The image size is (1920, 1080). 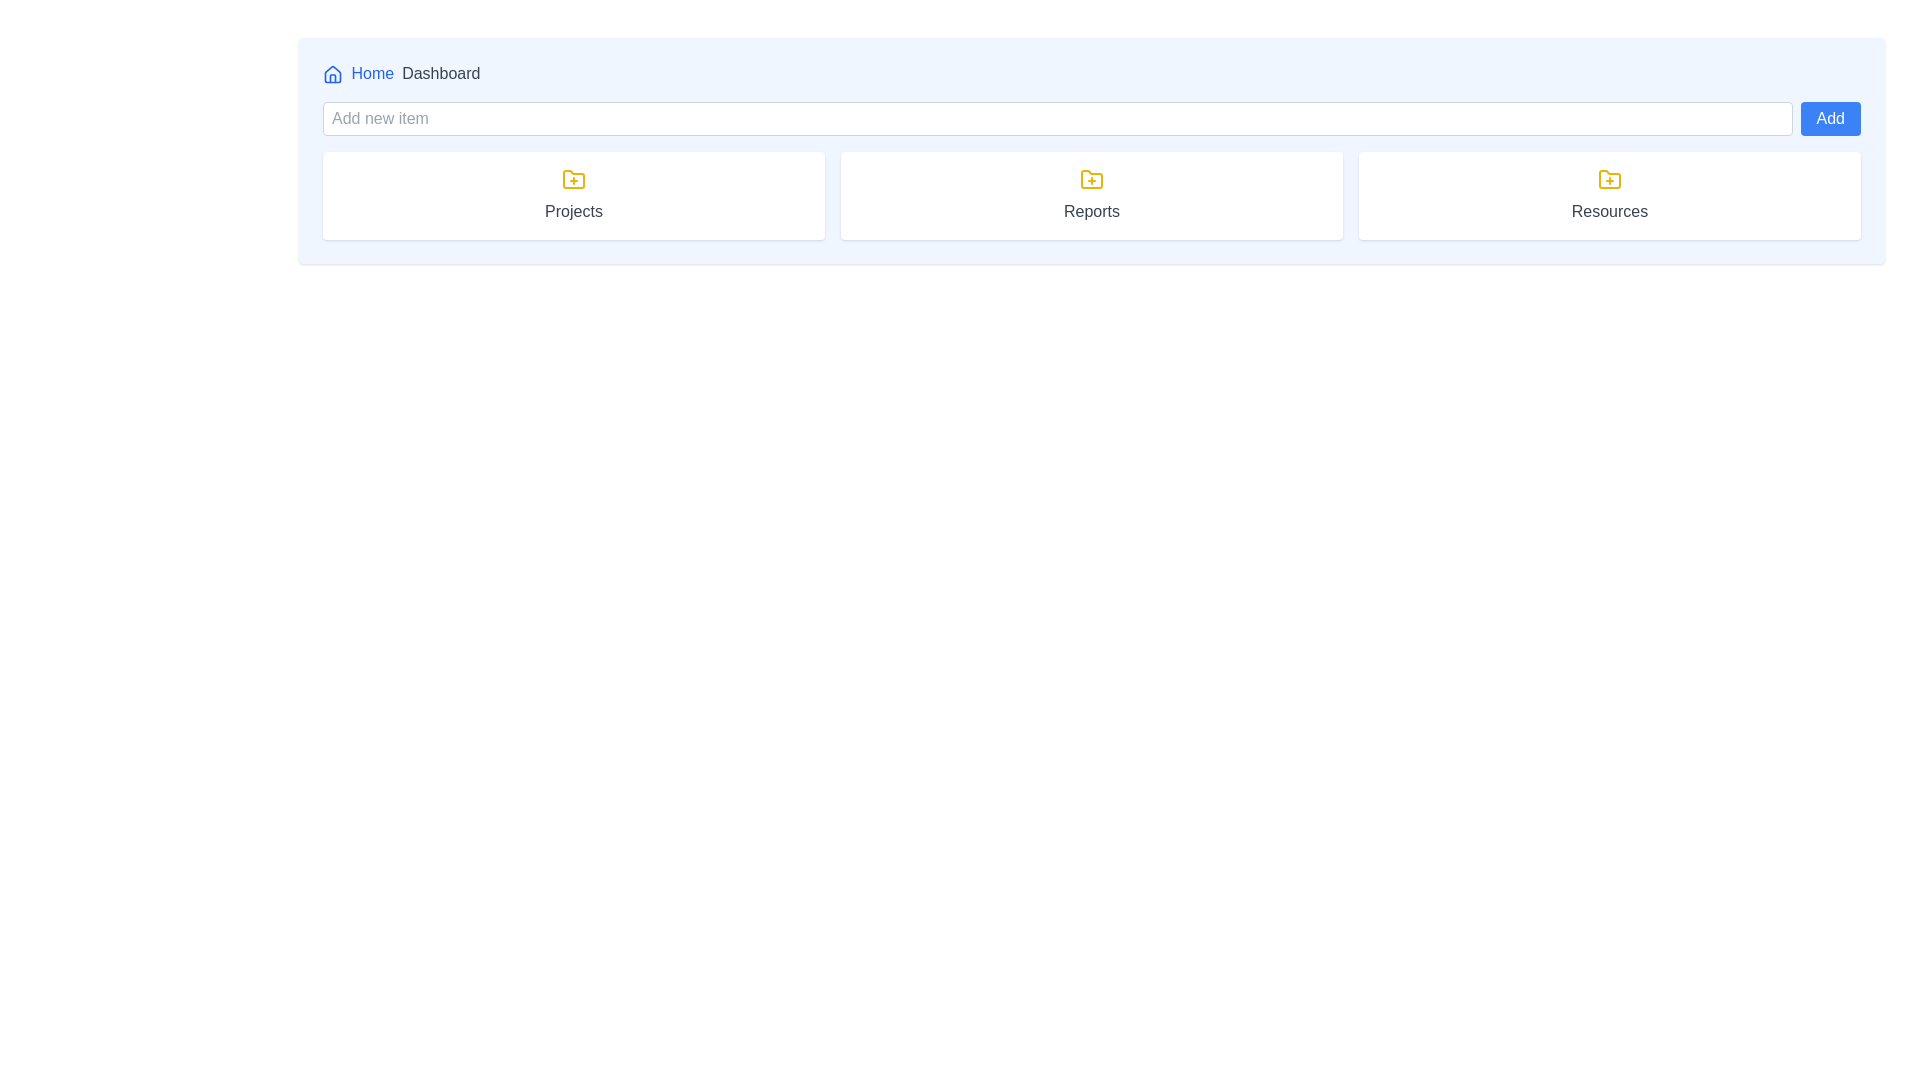 I want to click on the 'Add' button, so click(x=1830, y=119).